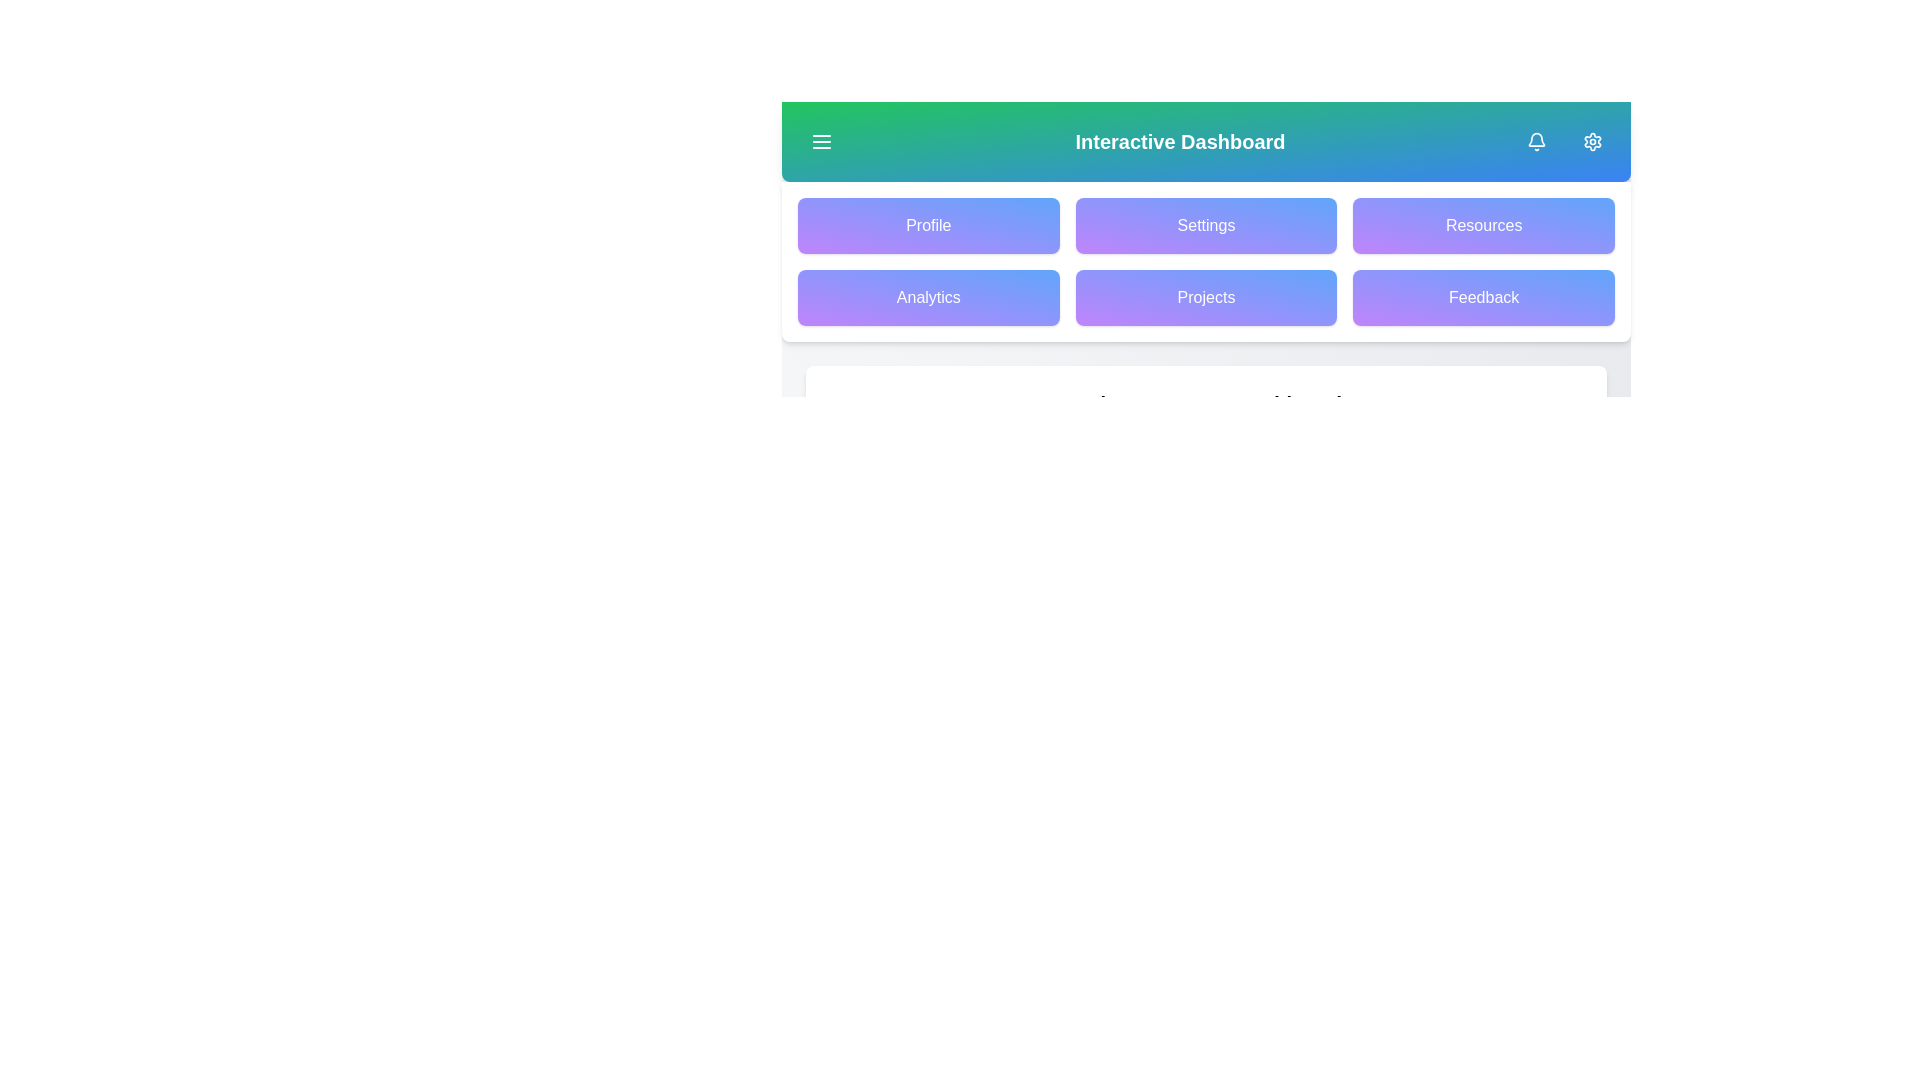 Image resolution: width=1920 pixels, height=1080 pixels. Describe the element at coordinates (1204, 297) in the screenshot. I see `the Projects button to navigate to the corresponding section` at that location.